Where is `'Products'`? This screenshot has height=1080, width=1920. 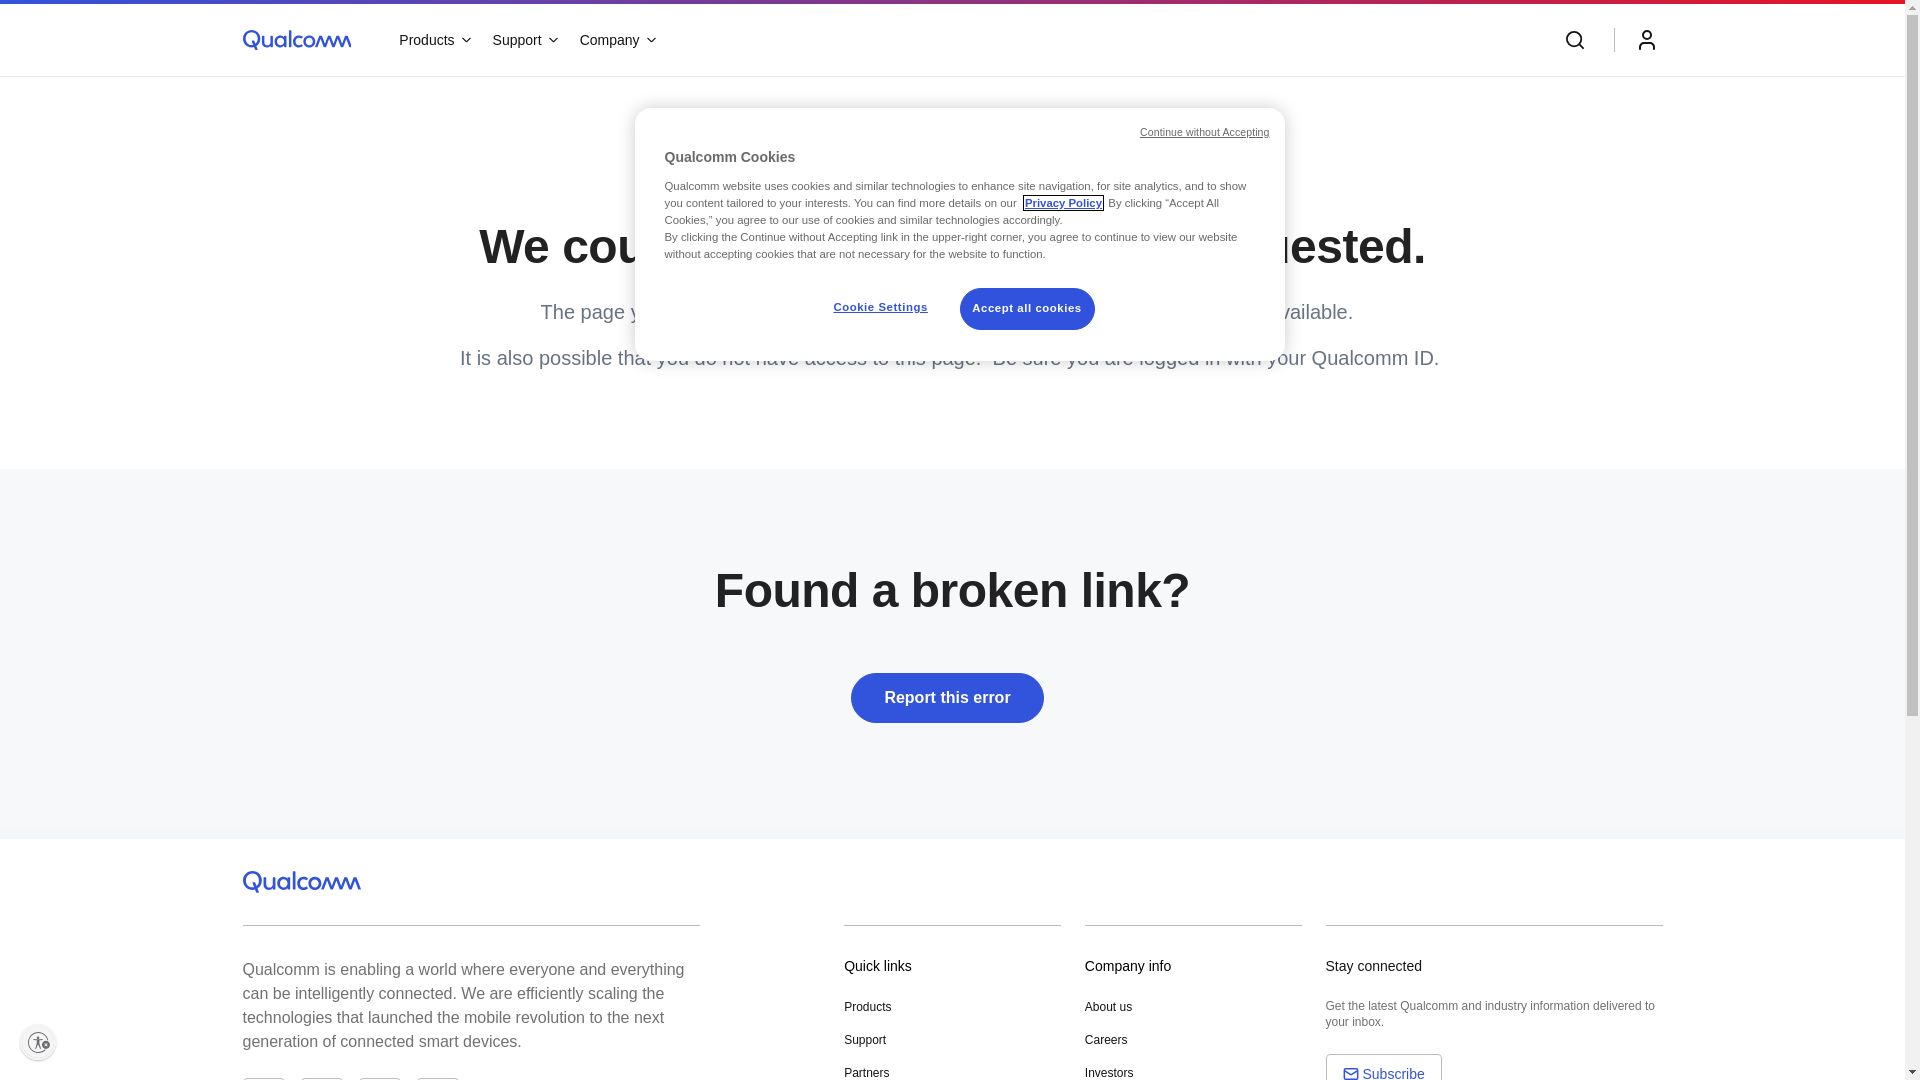
'Products' is located at coordinates (432, 39).